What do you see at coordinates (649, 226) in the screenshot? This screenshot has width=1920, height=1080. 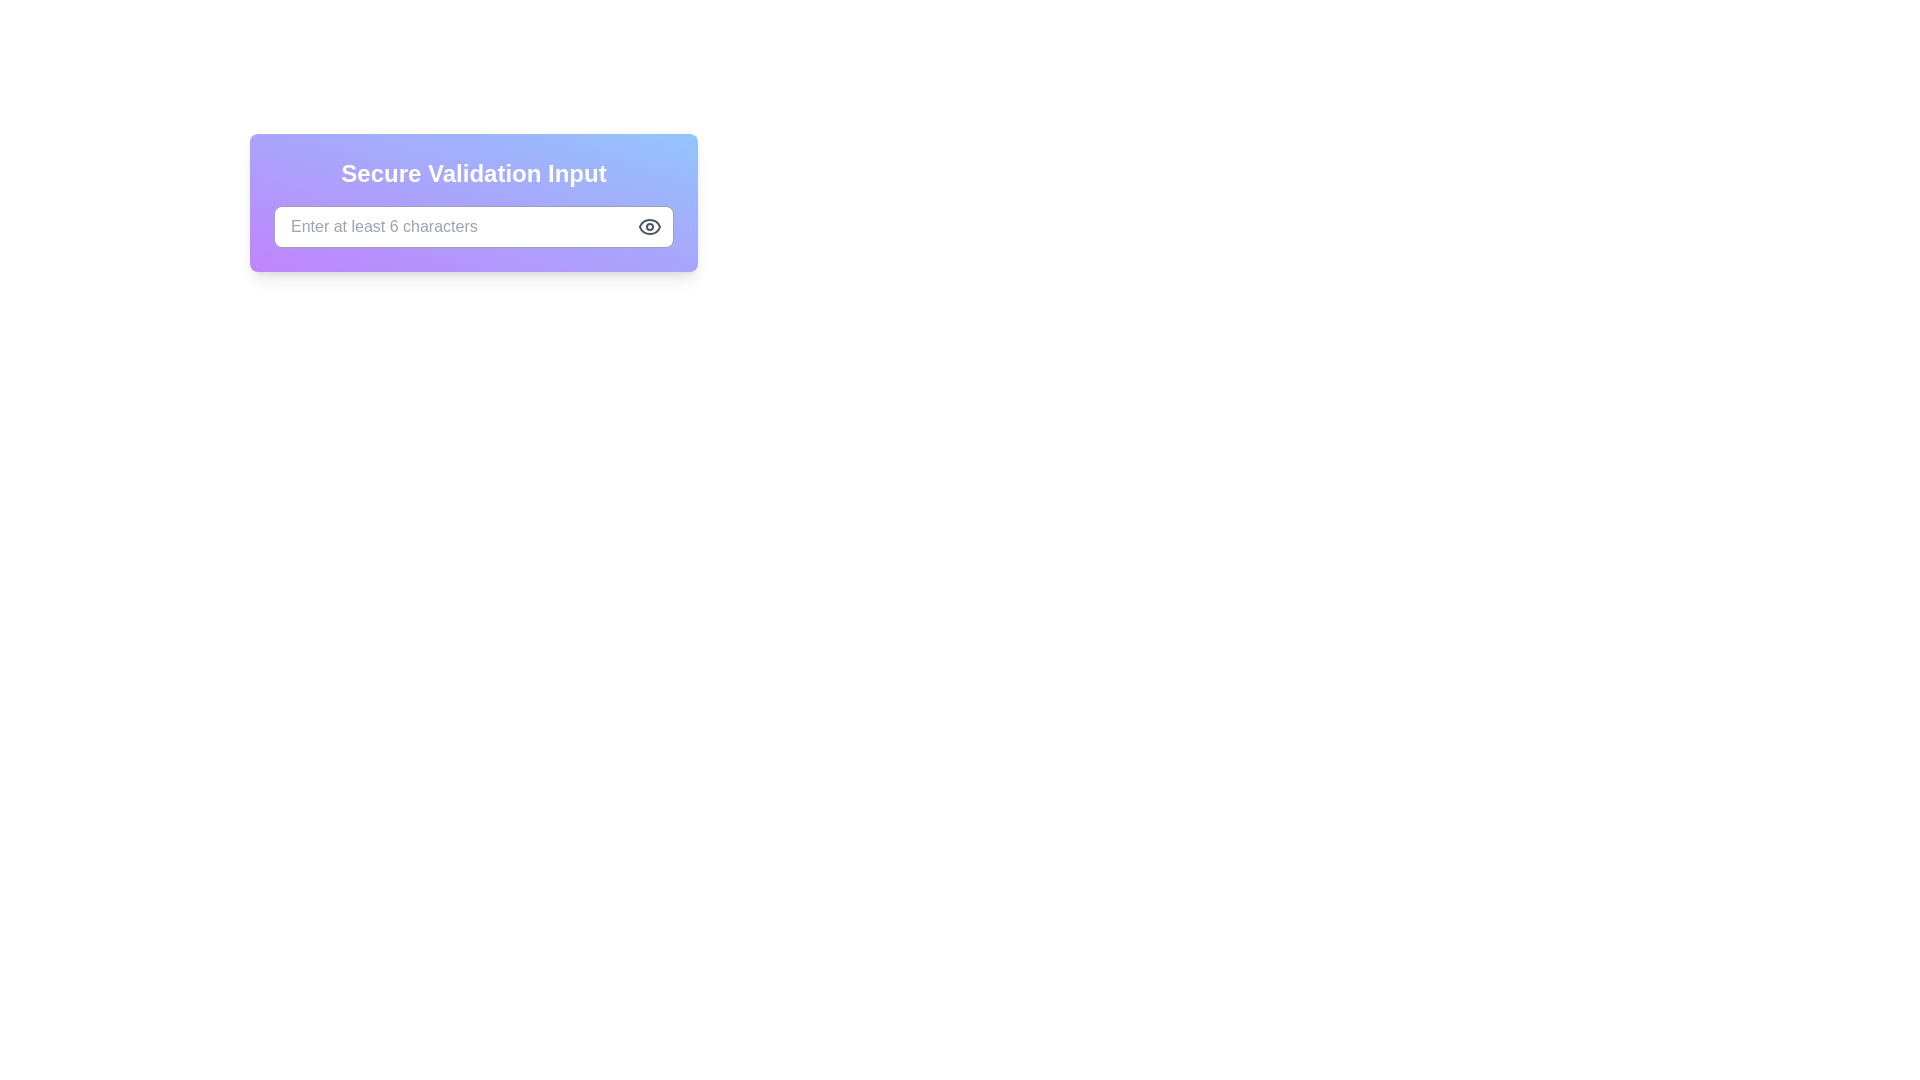 I see `the eye icon button located to the right of the password input field` at bounding box center [649, 226].